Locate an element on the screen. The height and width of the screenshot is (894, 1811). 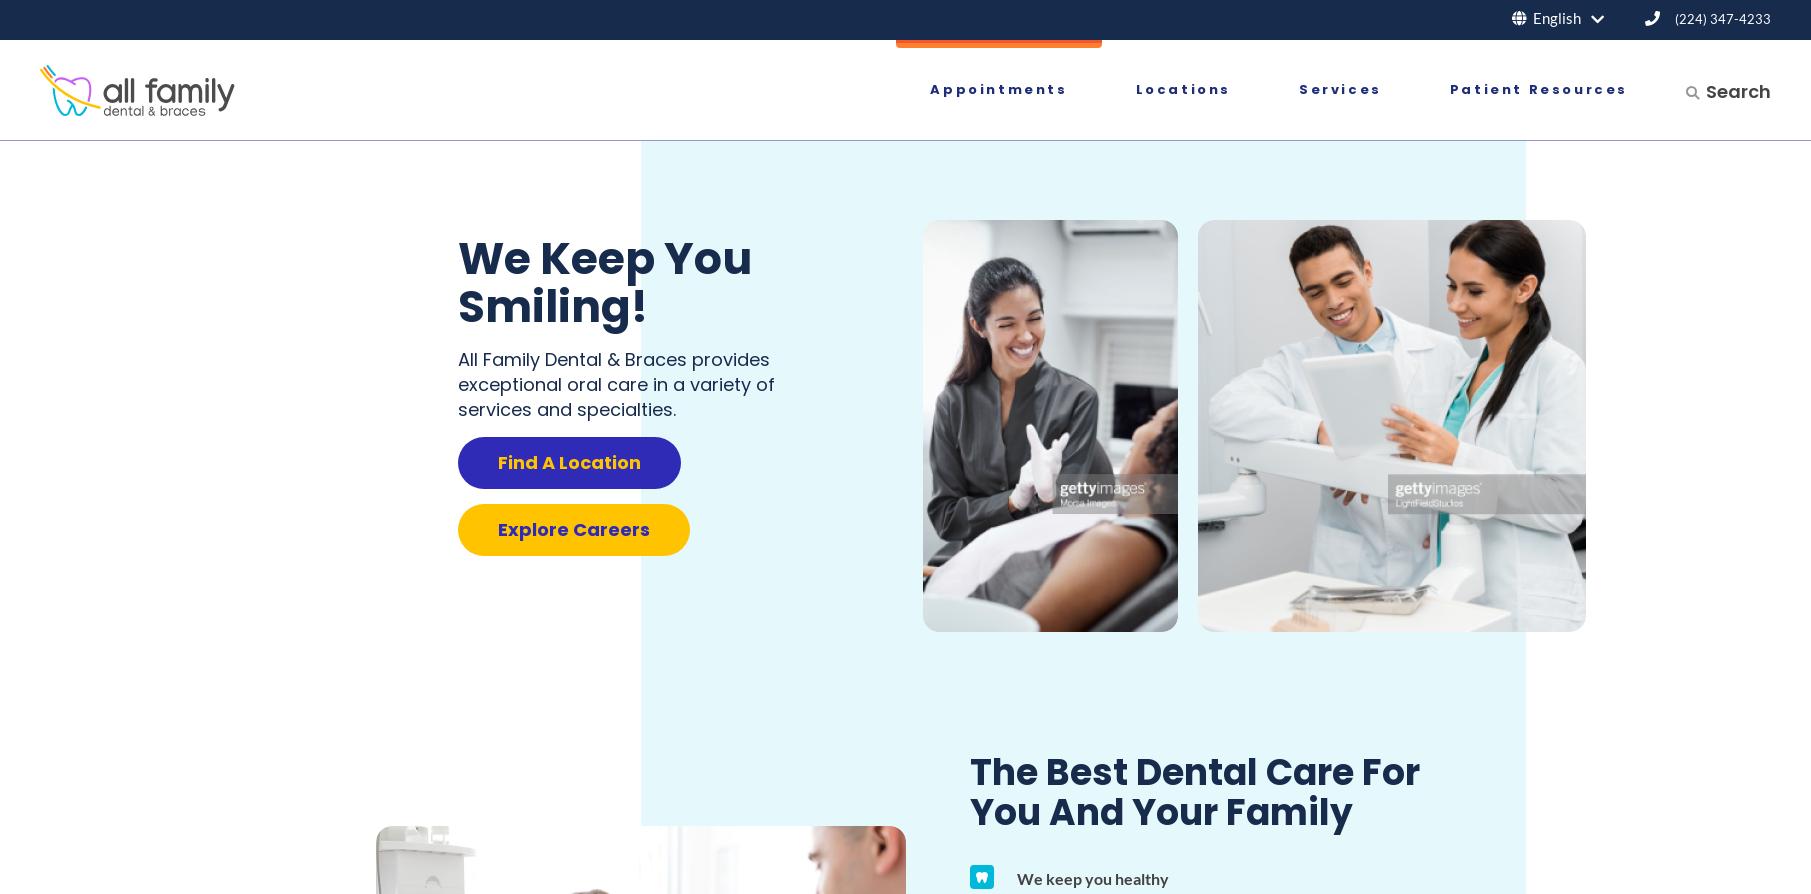
'services and specialties.' is located at coordinates (456, 408).